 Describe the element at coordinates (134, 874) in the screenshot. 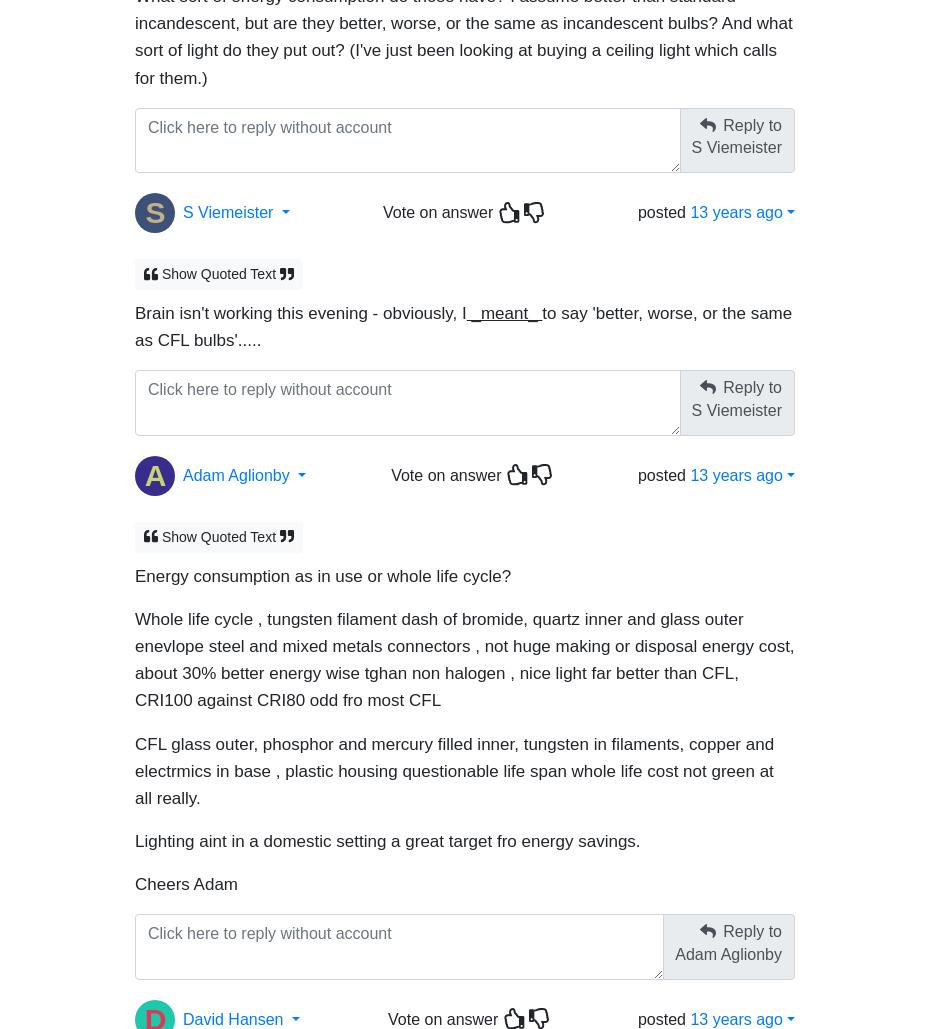

I see `'Cheers Adam'` at that location.